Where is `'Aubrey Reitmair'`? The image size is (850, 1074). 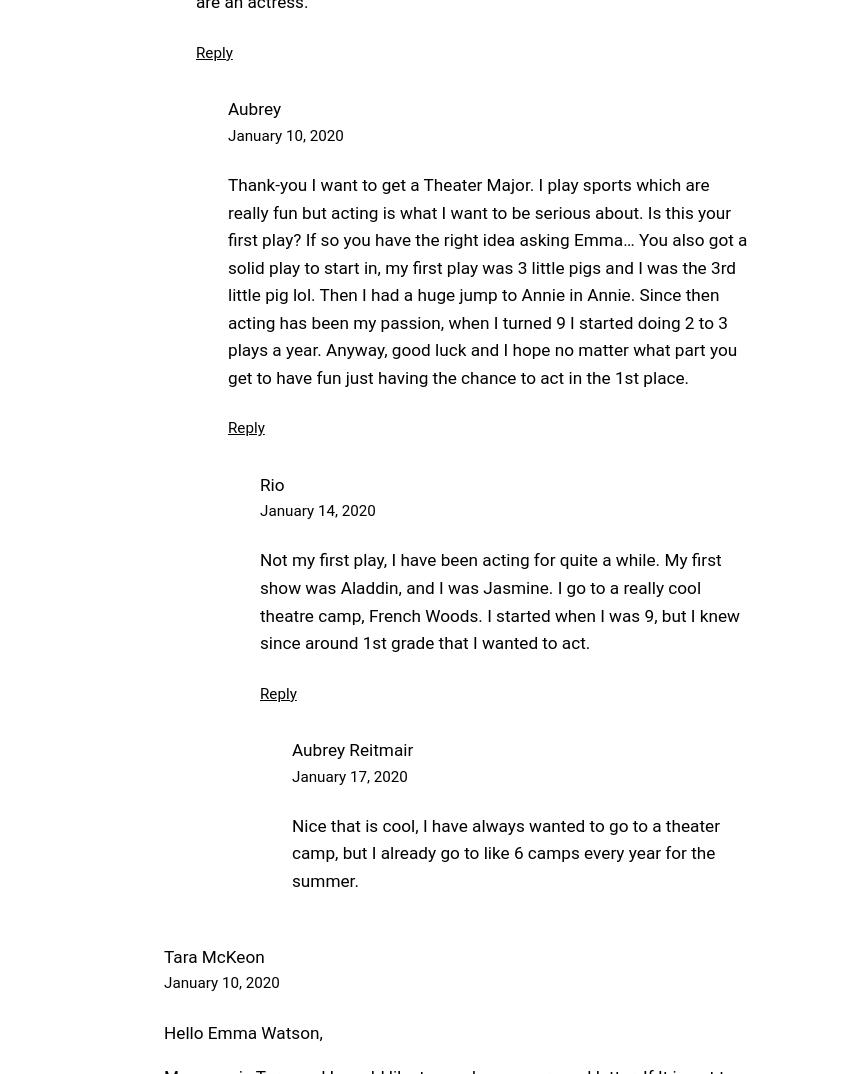 'Aubrey Reitmair' is located at coordinates (351, 749).